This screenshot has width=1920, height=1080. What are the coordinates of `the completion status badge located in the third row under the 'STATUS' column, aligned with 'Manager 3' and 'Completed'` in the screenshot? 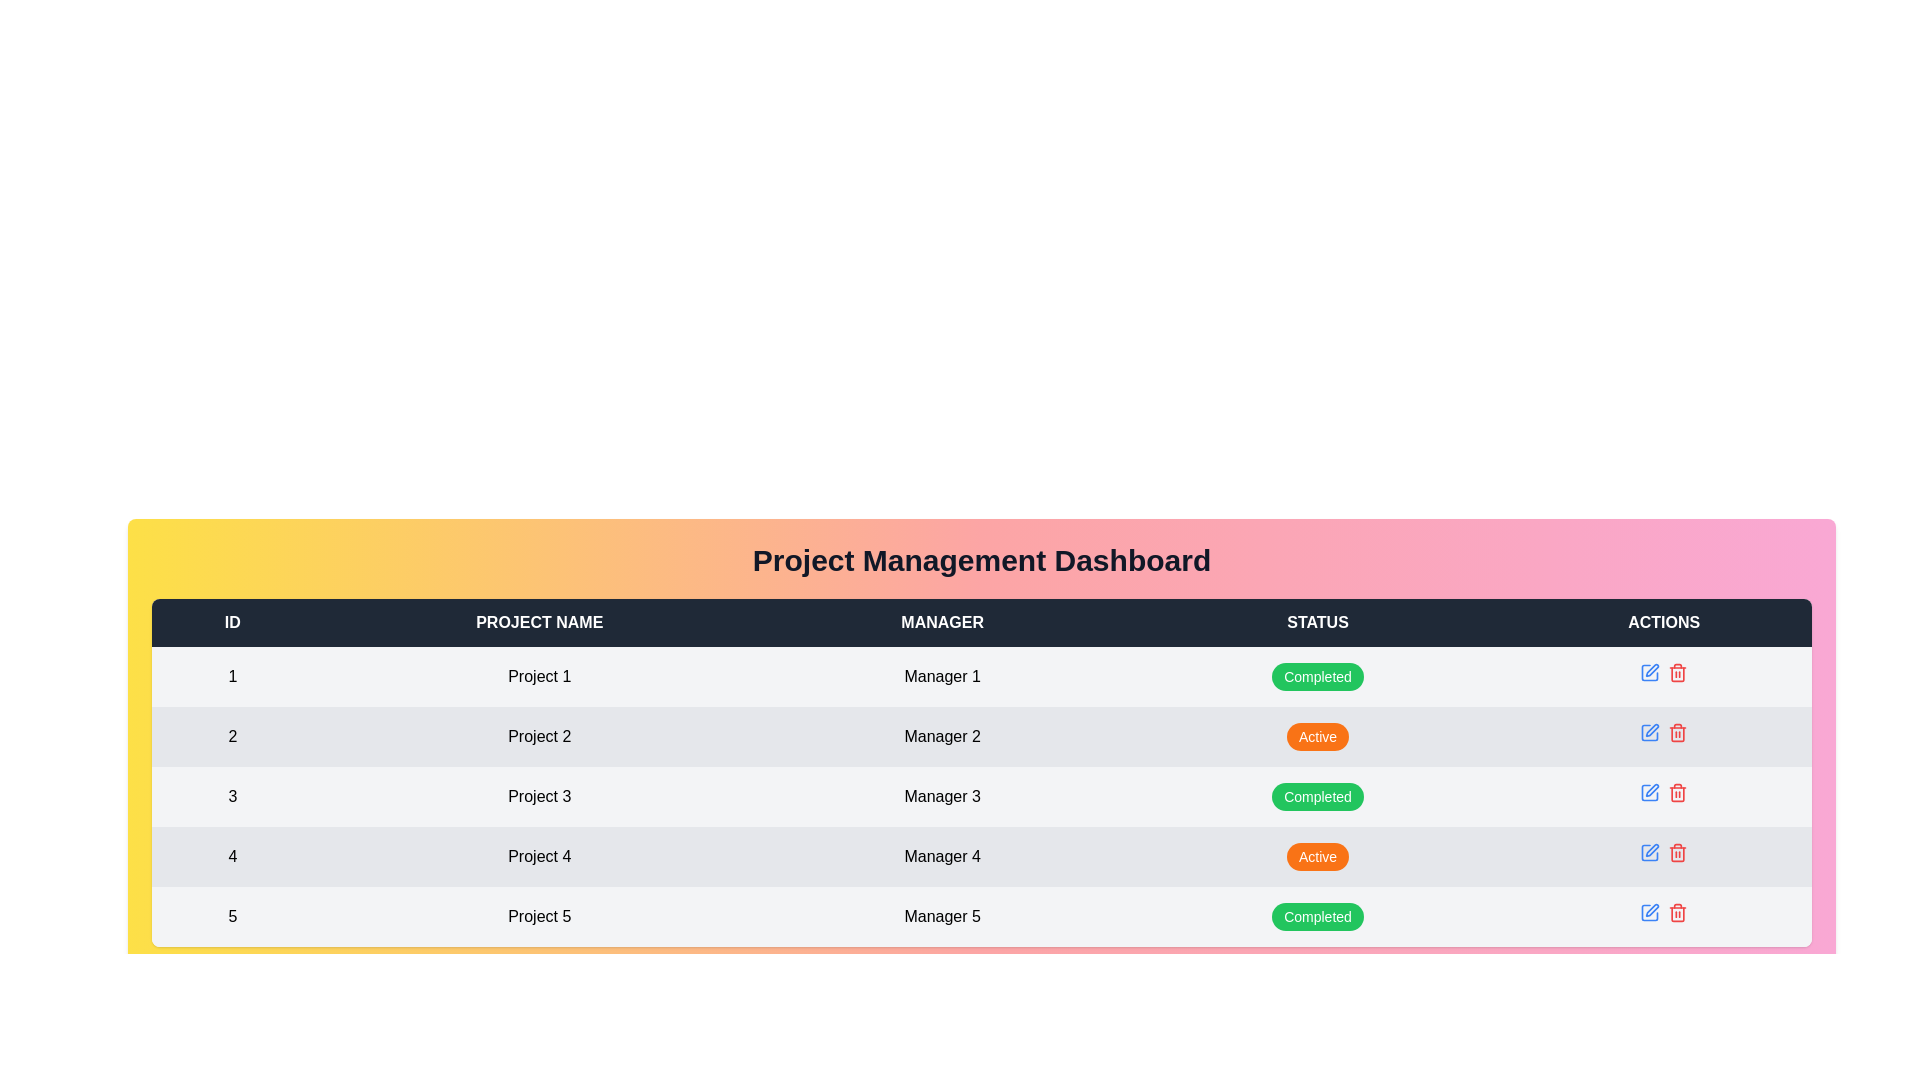 It's located at (1318, 796).